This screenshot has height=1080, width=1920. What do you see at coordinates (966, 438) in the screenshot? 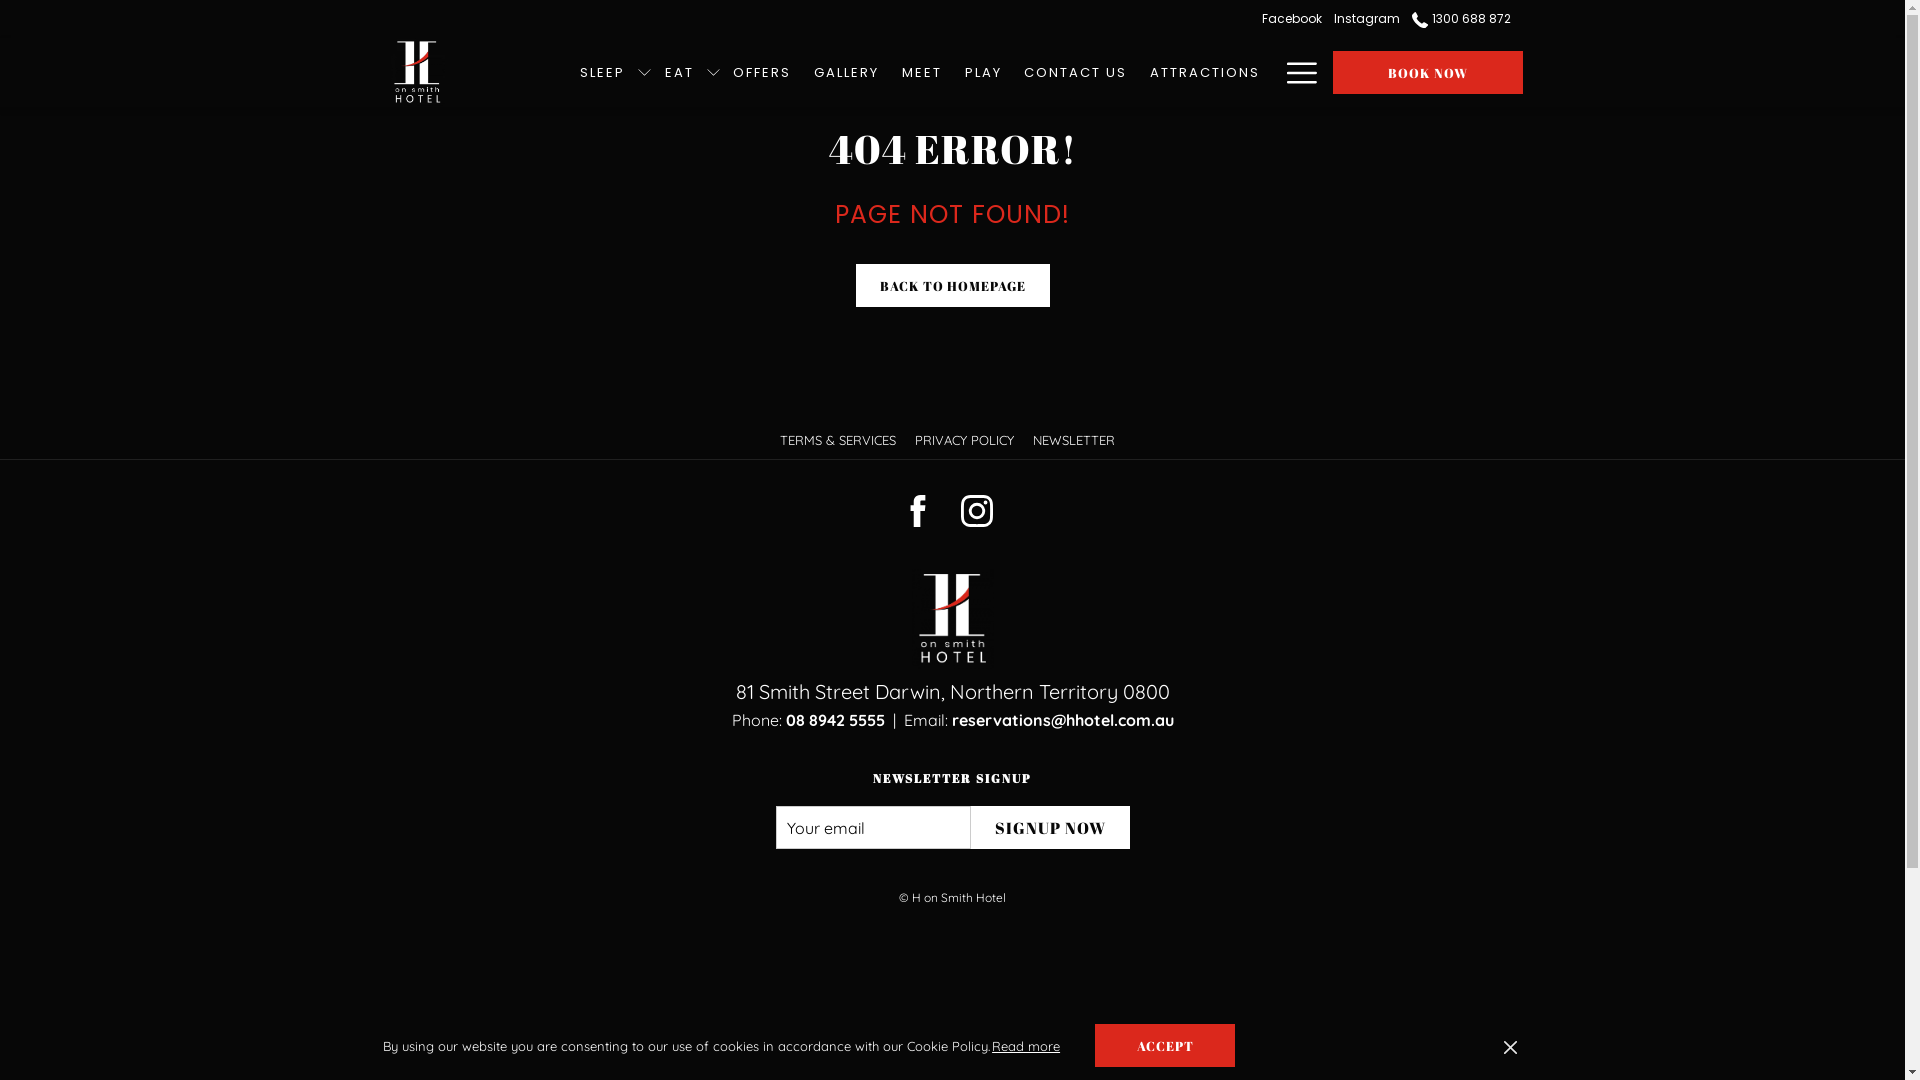
I see `'PRIVACY POLICY'` at bounding box center [966, 438].